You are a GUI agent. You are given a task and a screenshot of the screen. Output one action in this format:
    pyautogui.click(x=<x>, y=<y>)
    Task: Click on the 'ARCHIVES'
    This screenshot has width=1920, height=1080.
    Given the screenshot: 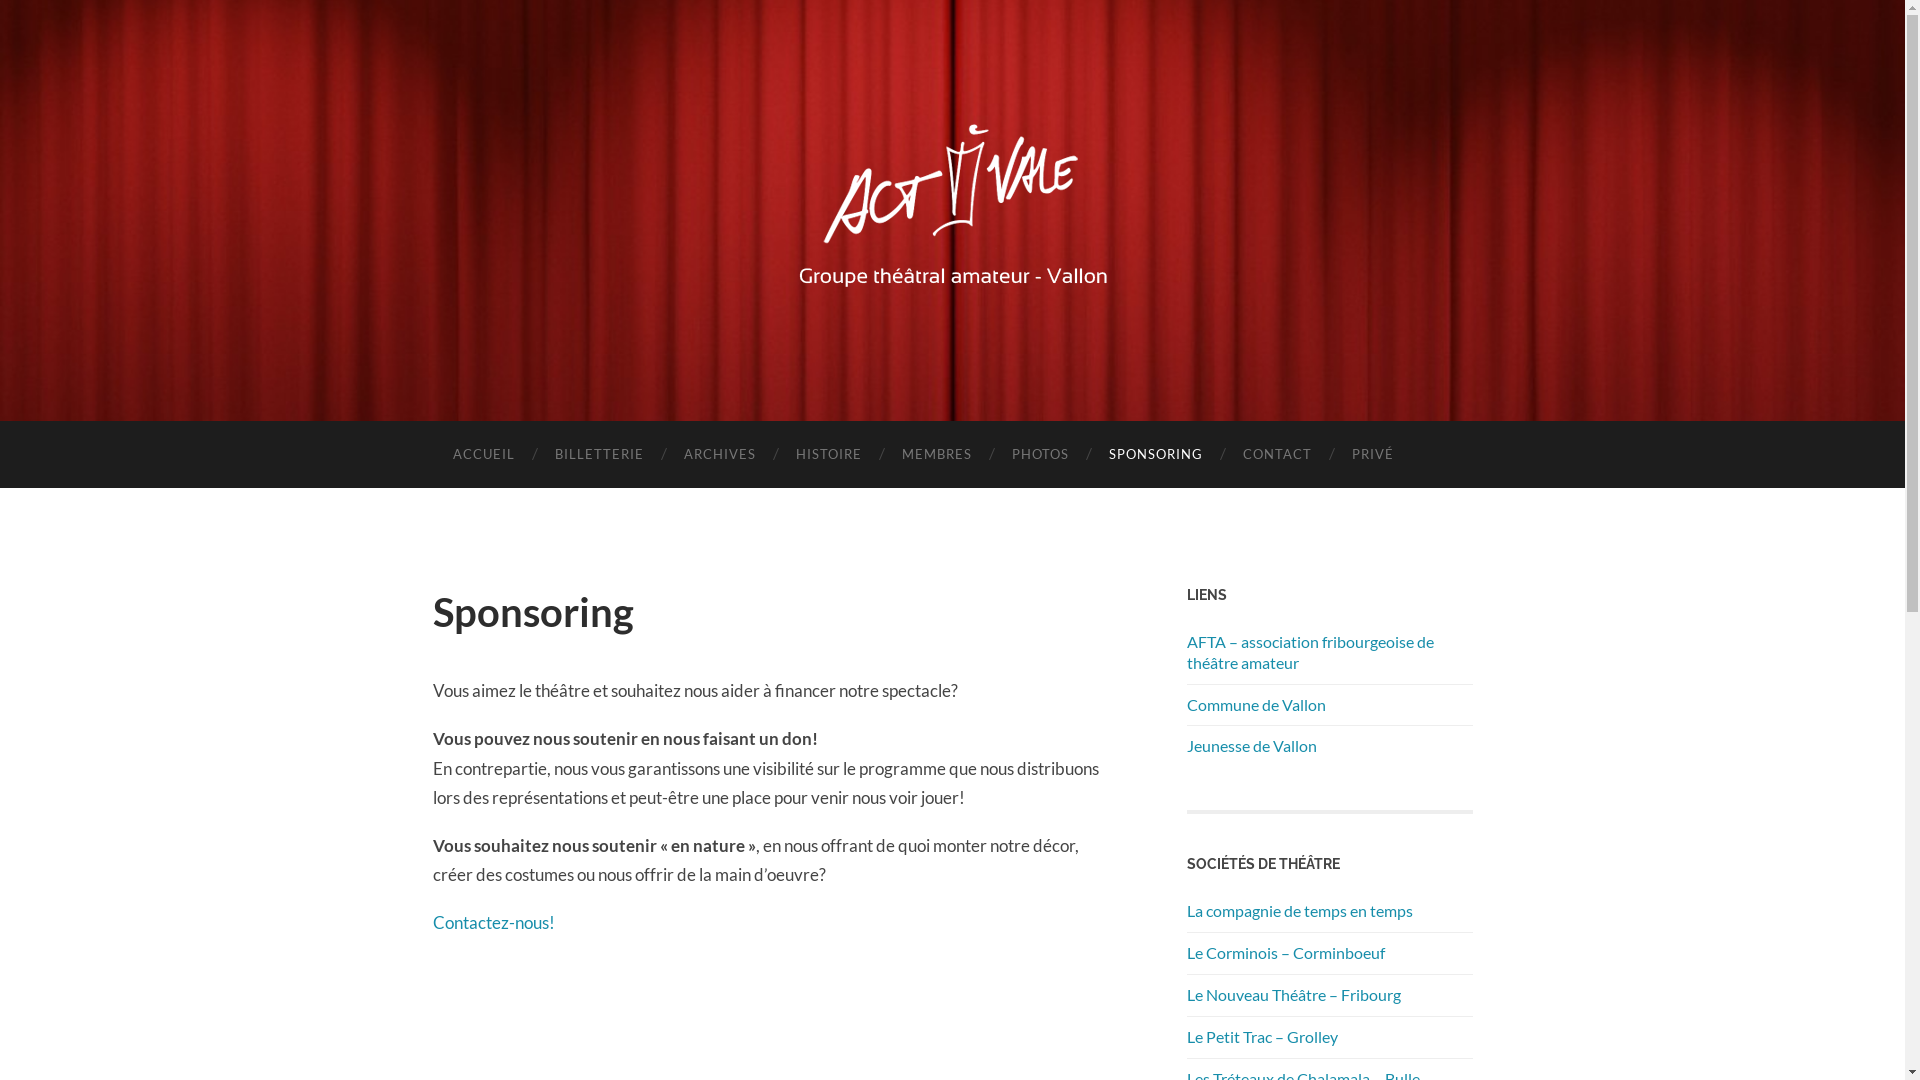 What is the action you would take?
    pyautogui.click(x=720, y=454)
    